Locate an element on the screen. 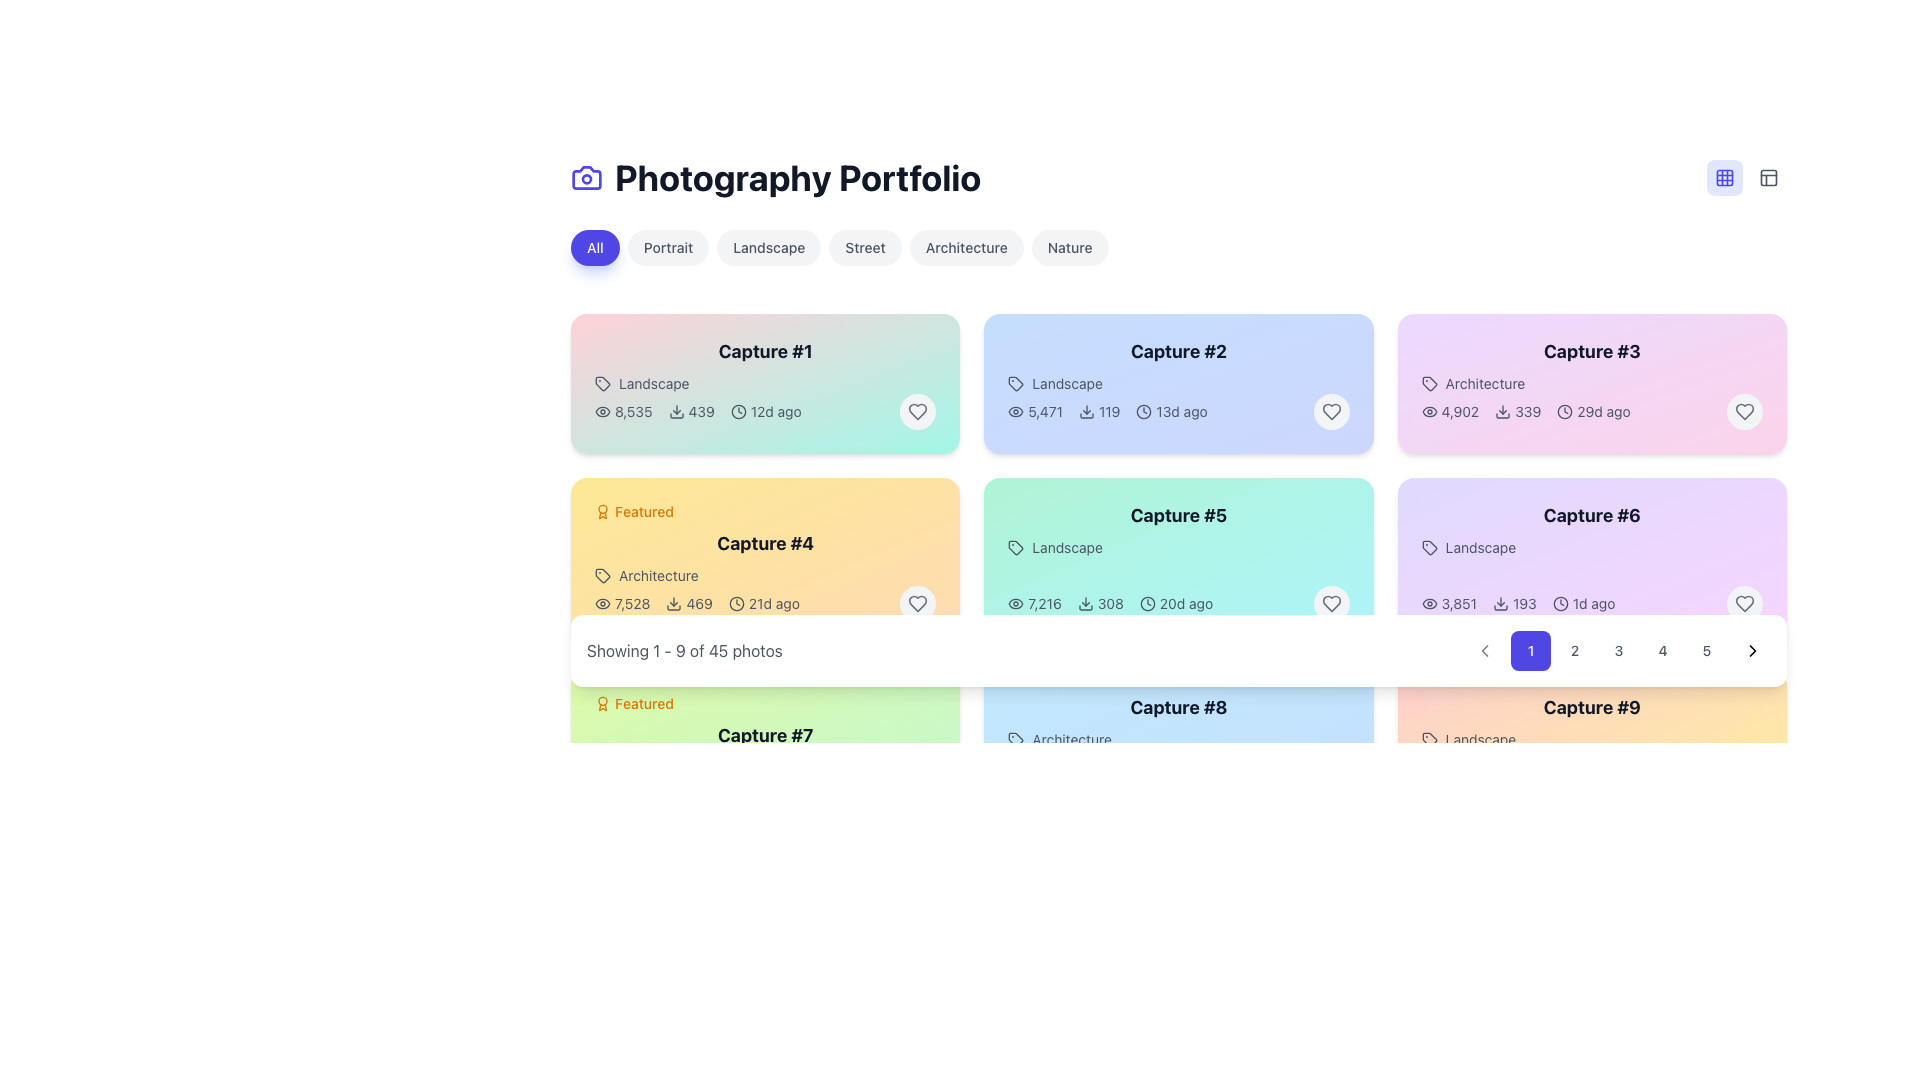 Image resolution: width=1920 pixels, height=1080 pixels. the download icon in the 'Capture #2' card is located at coordinates (1085, 411).